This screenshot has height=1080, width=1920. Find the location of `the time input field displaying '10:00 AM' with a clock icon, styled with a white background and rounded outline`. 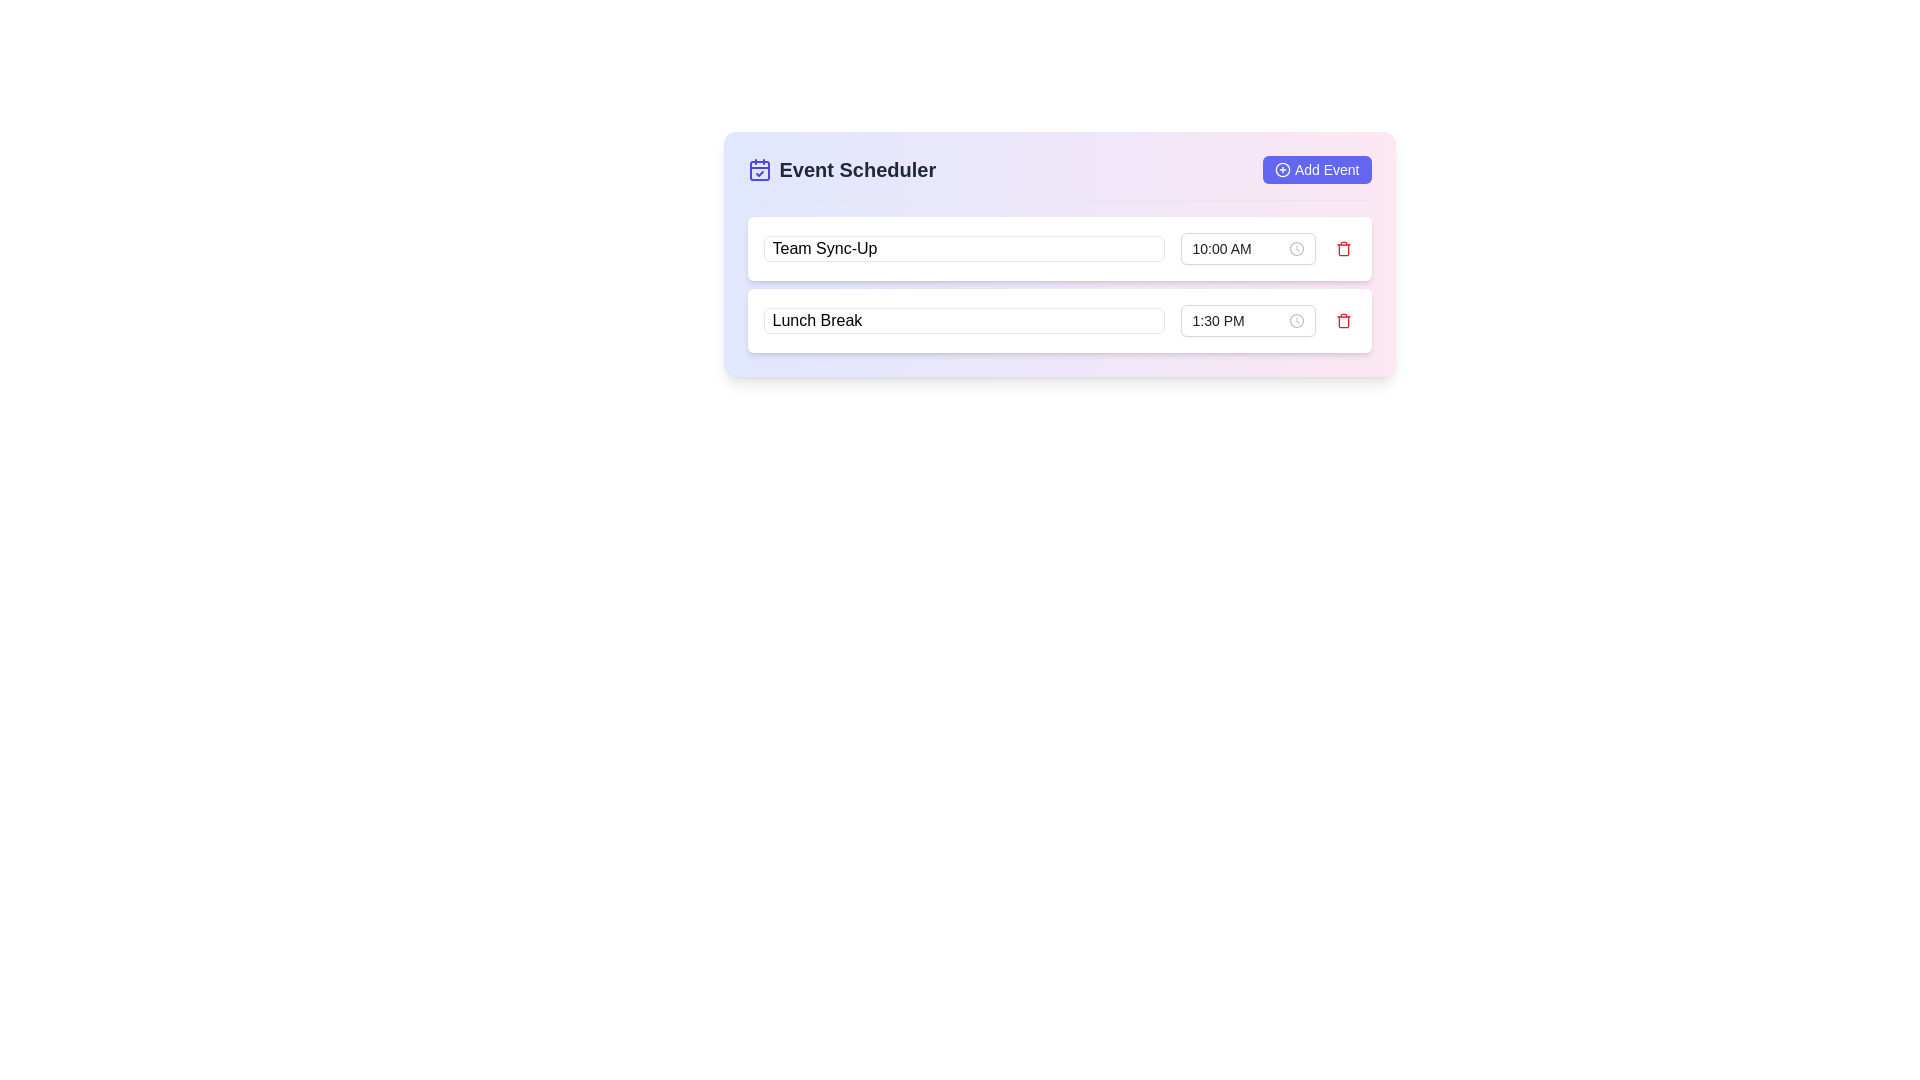

the time input field displaying '10:00 AM' with a clock icon, styled with a white background and rounded outline is located at coordinates (1247, 248).